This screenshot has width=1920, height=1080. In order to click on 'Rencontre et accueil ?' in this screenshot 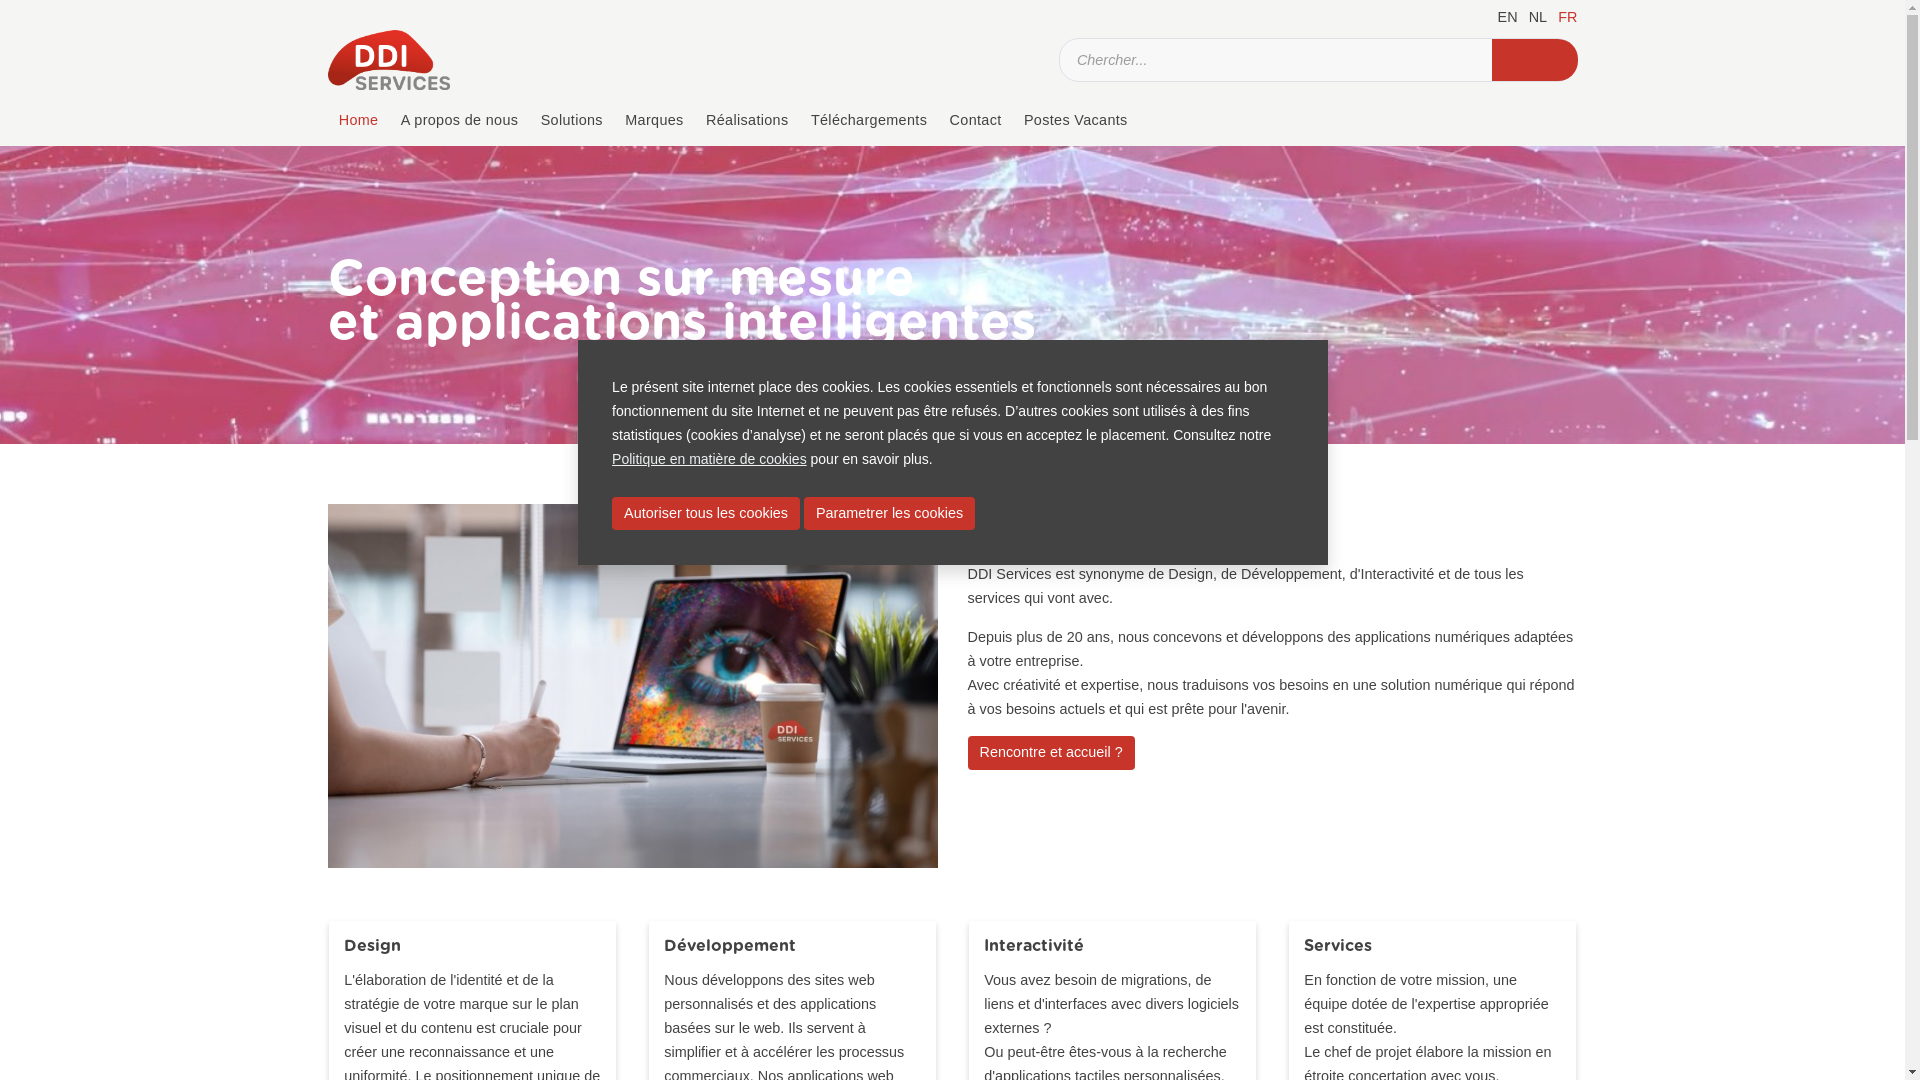, I will do `click(968, 752)`.